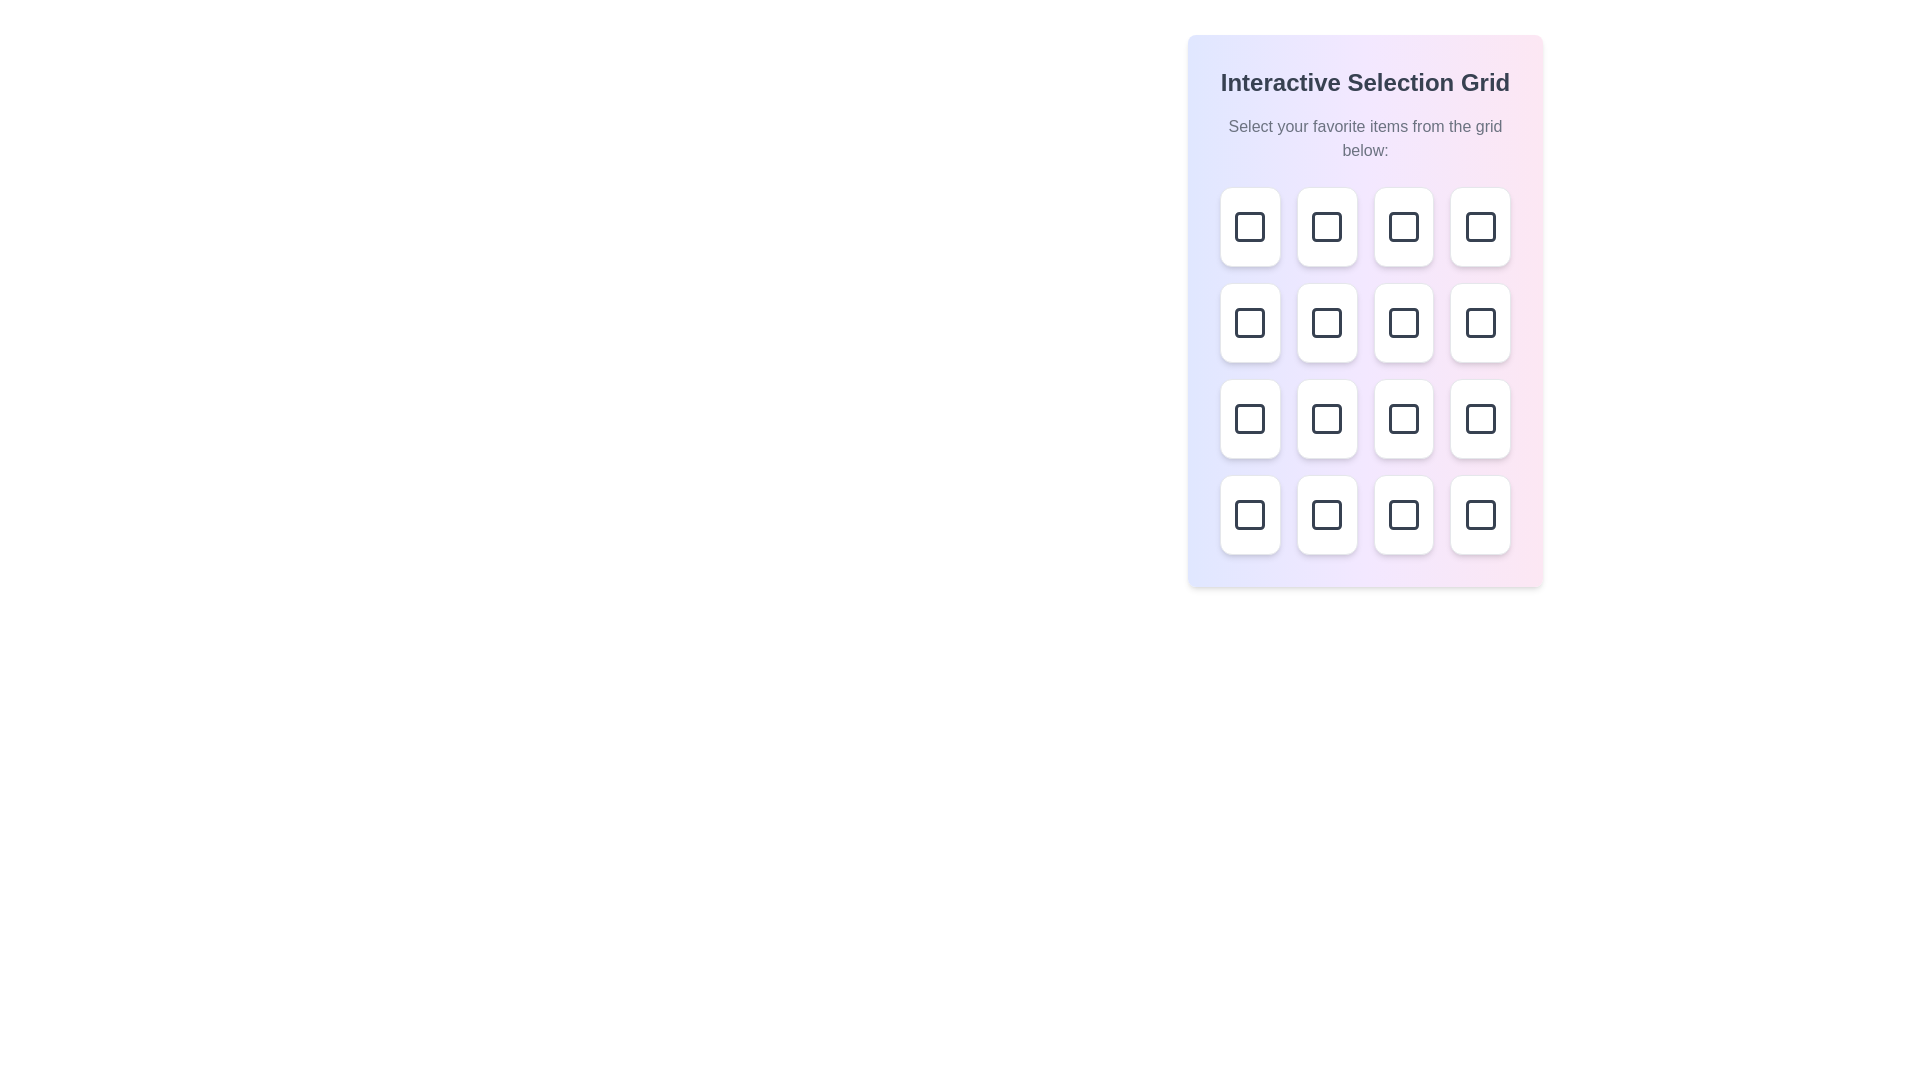  What do you see at coordinates (1480, 418) in the screenshot?
I see `the Selectable Grid Item located in the fourth row and third column of the 'Interactive Selection Grid' to trigger potential tooltip or highlighting effects` at bounding box center [1480, 418].